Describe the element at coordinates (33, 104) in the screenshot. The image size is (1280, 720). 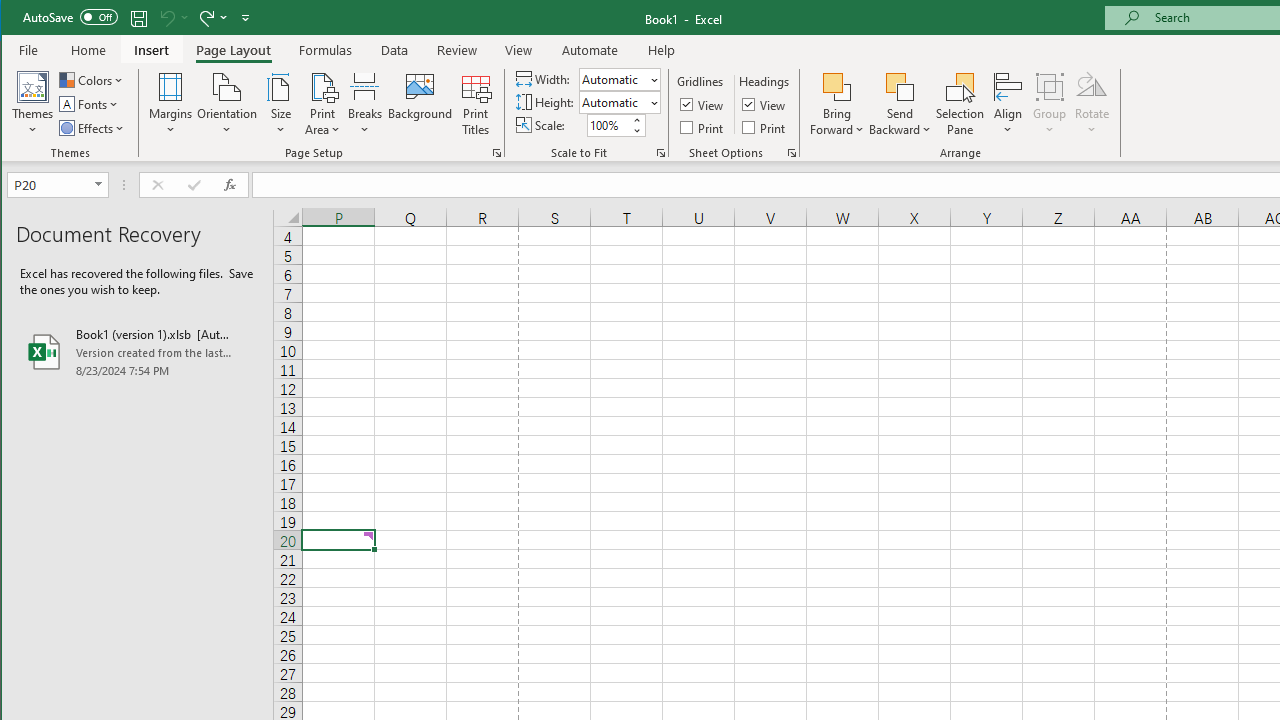
I see `'Themes'` at that location.